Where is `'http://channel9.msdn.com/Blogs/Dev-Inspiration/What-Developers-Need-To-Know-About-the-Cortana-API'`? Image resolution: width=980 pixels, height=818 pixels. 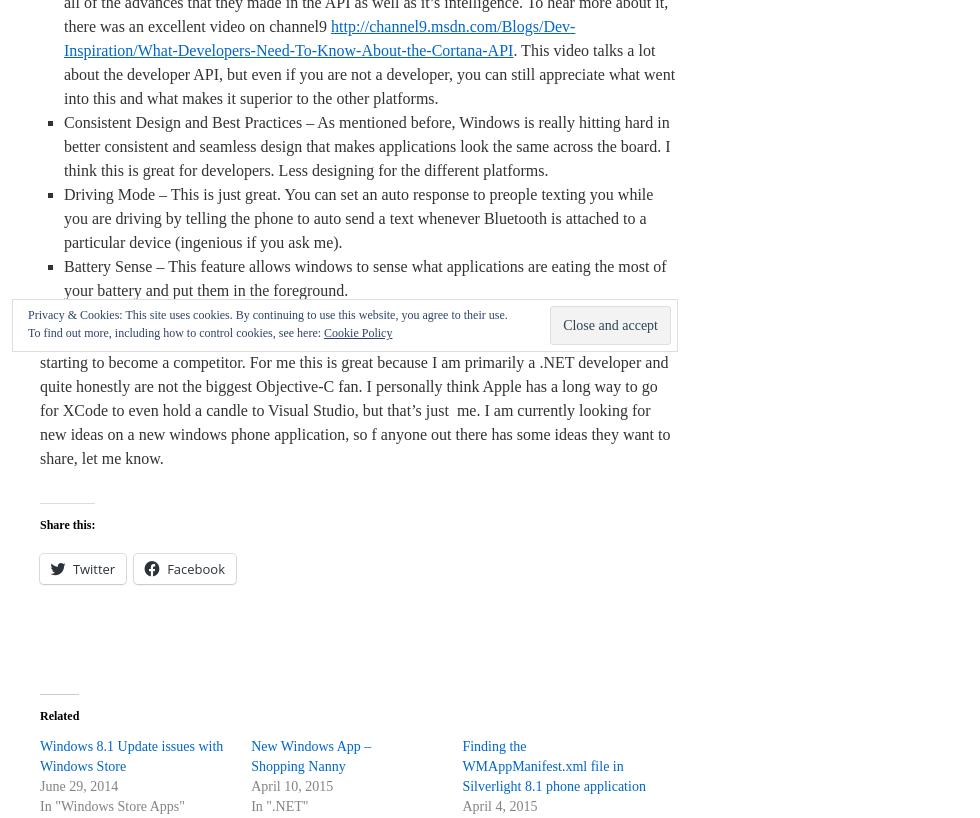
'http://channel9.msdn.com/Blogs/Dev-Inspiration/What-Developers-Need-To-Know-About-the-Cortana-API' is located at coordinates (319, 37).